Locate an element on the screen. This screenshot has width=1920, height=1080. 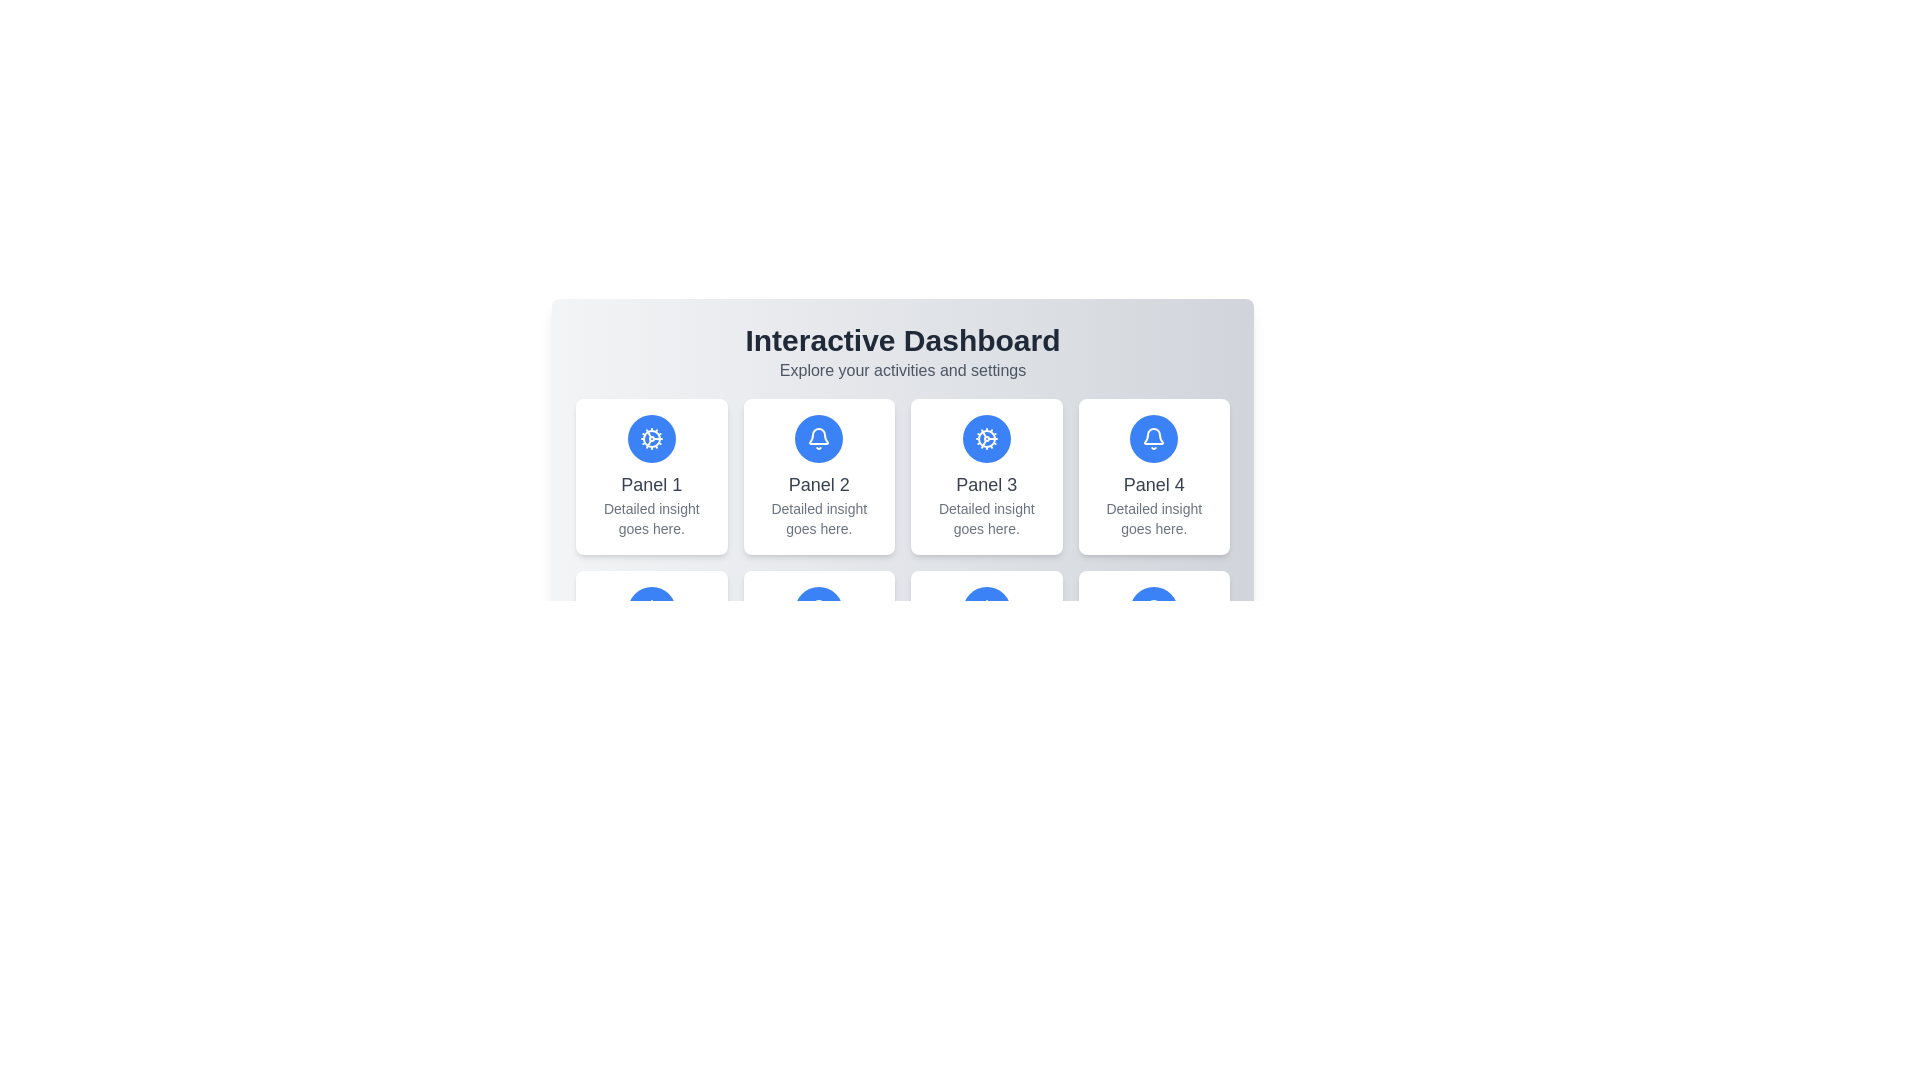
the description text block located below the title of 'Panel 3' in the dashboard interface is located at coordinates (986, 518).